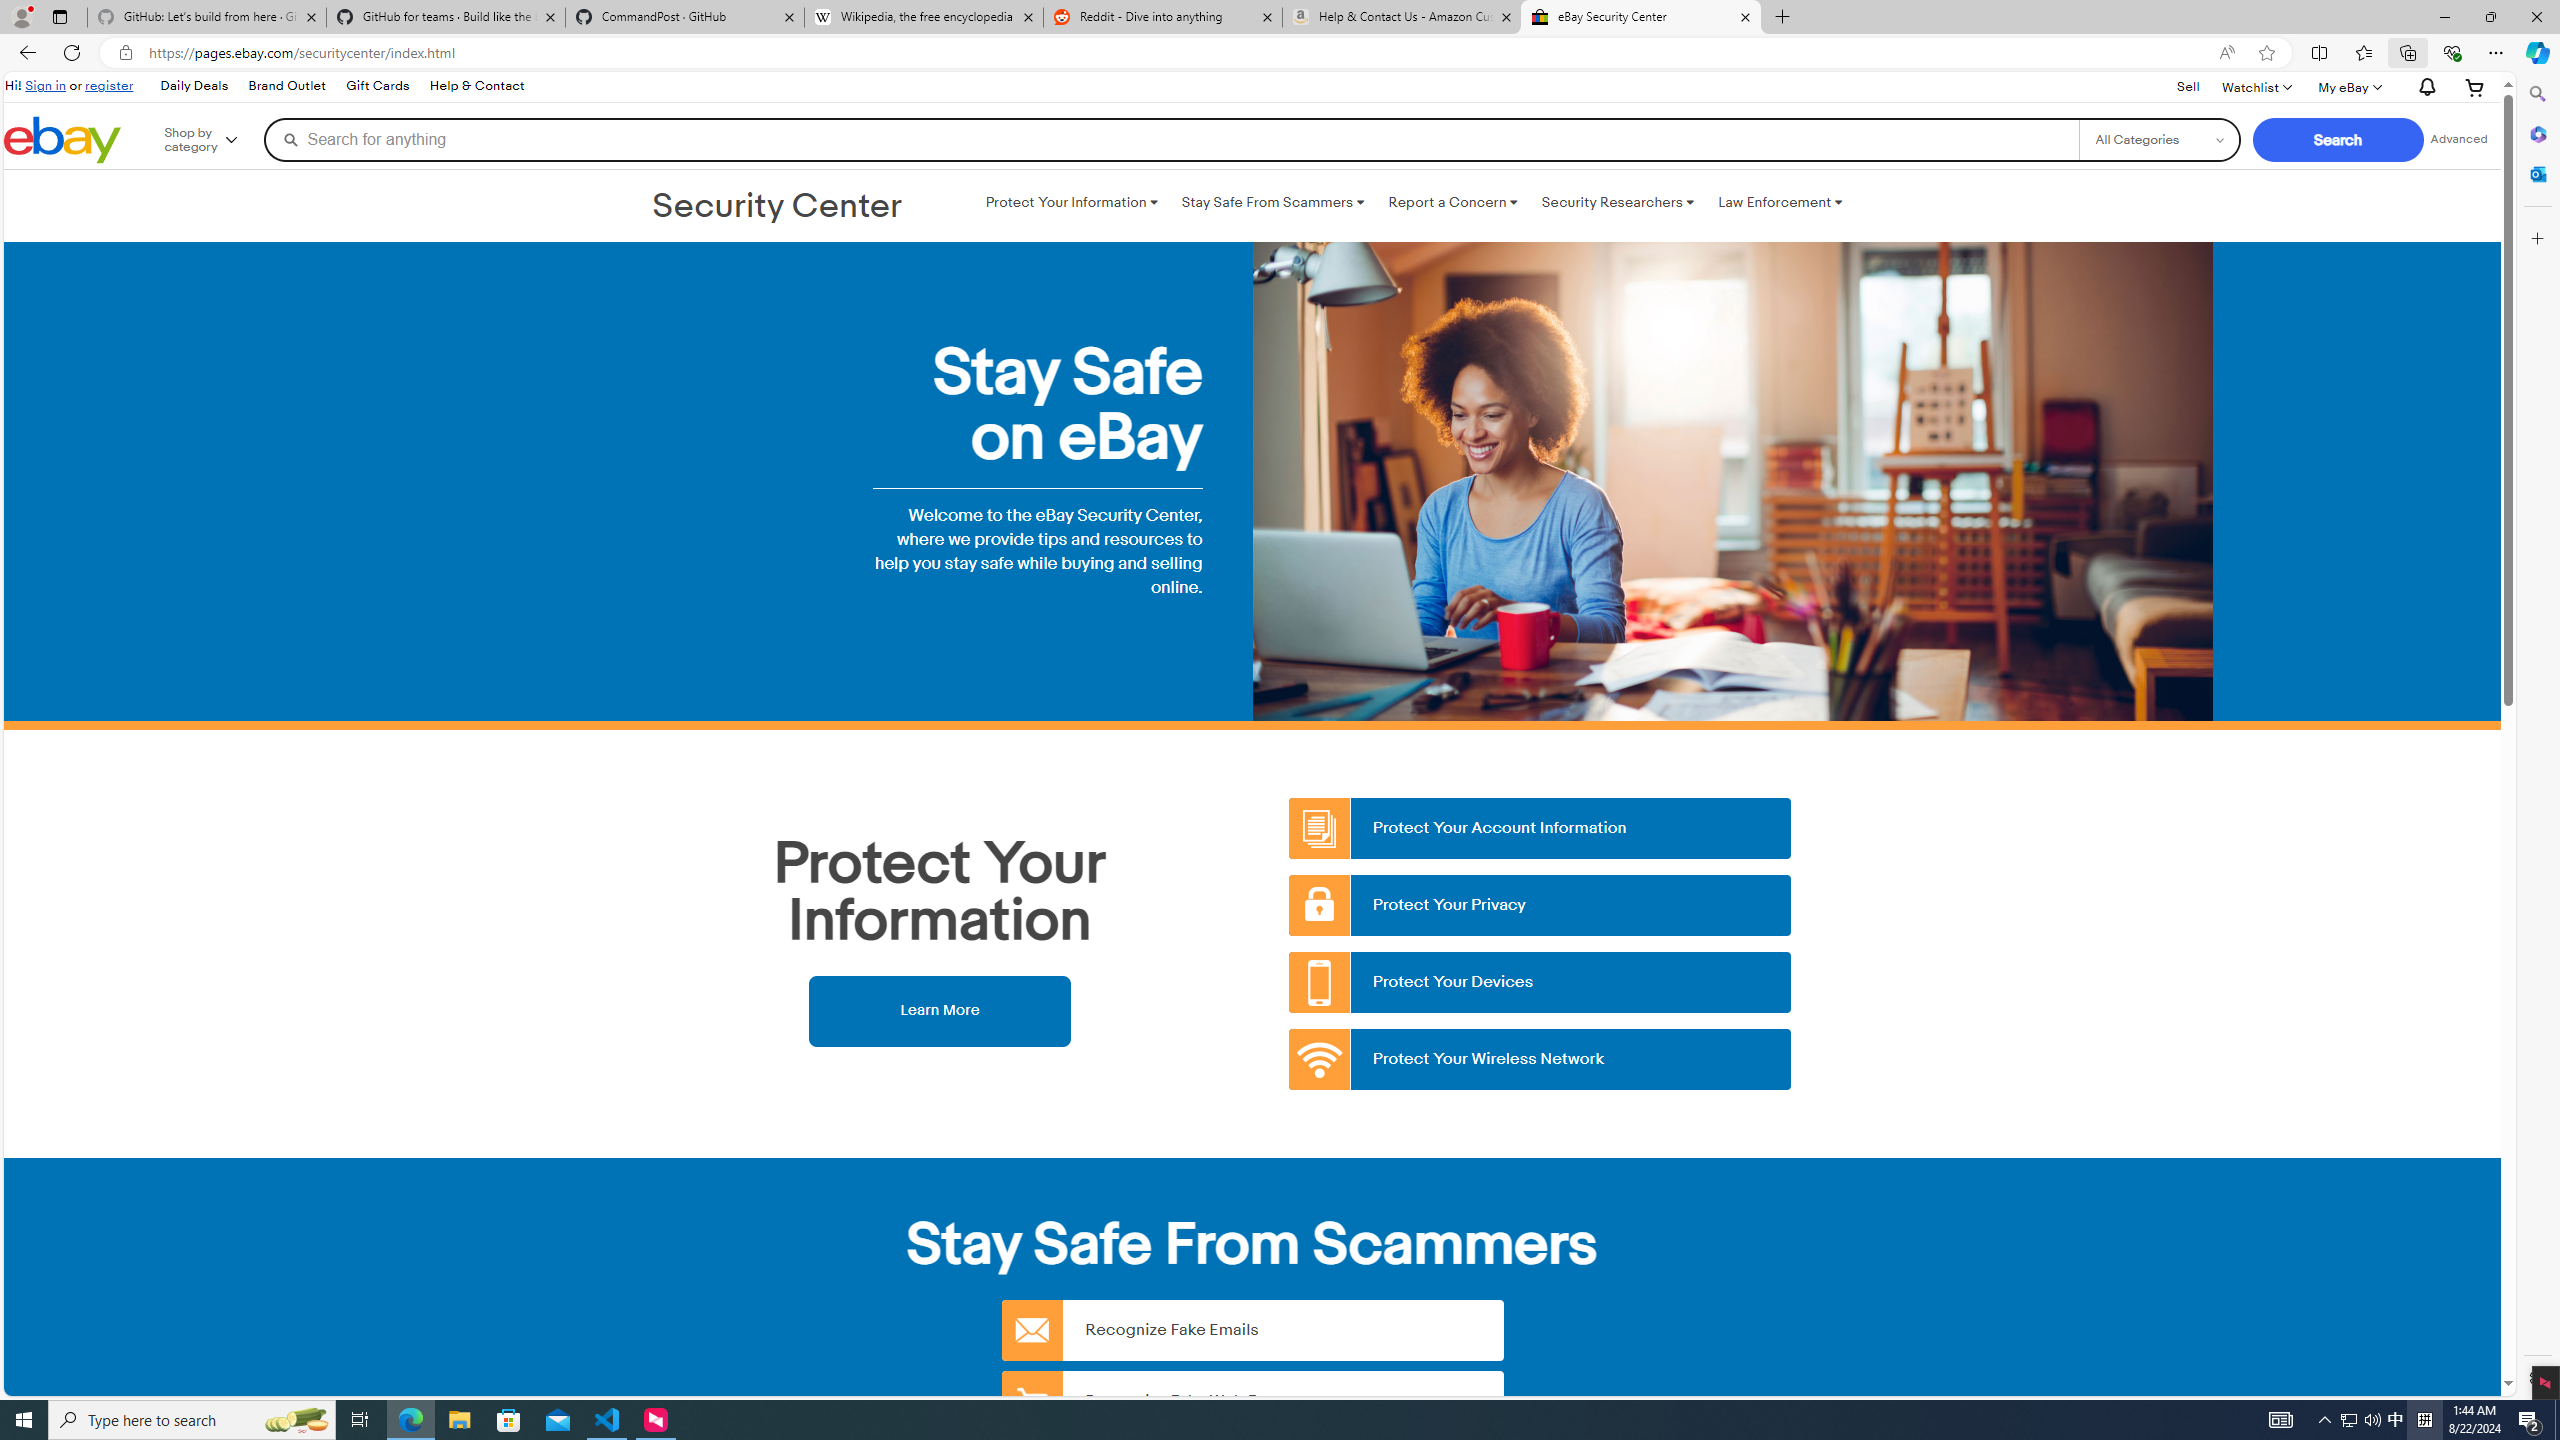  Describe the element at coordinates (1170, 138) in the screenshot. I see `'Search for anything'` at that location.